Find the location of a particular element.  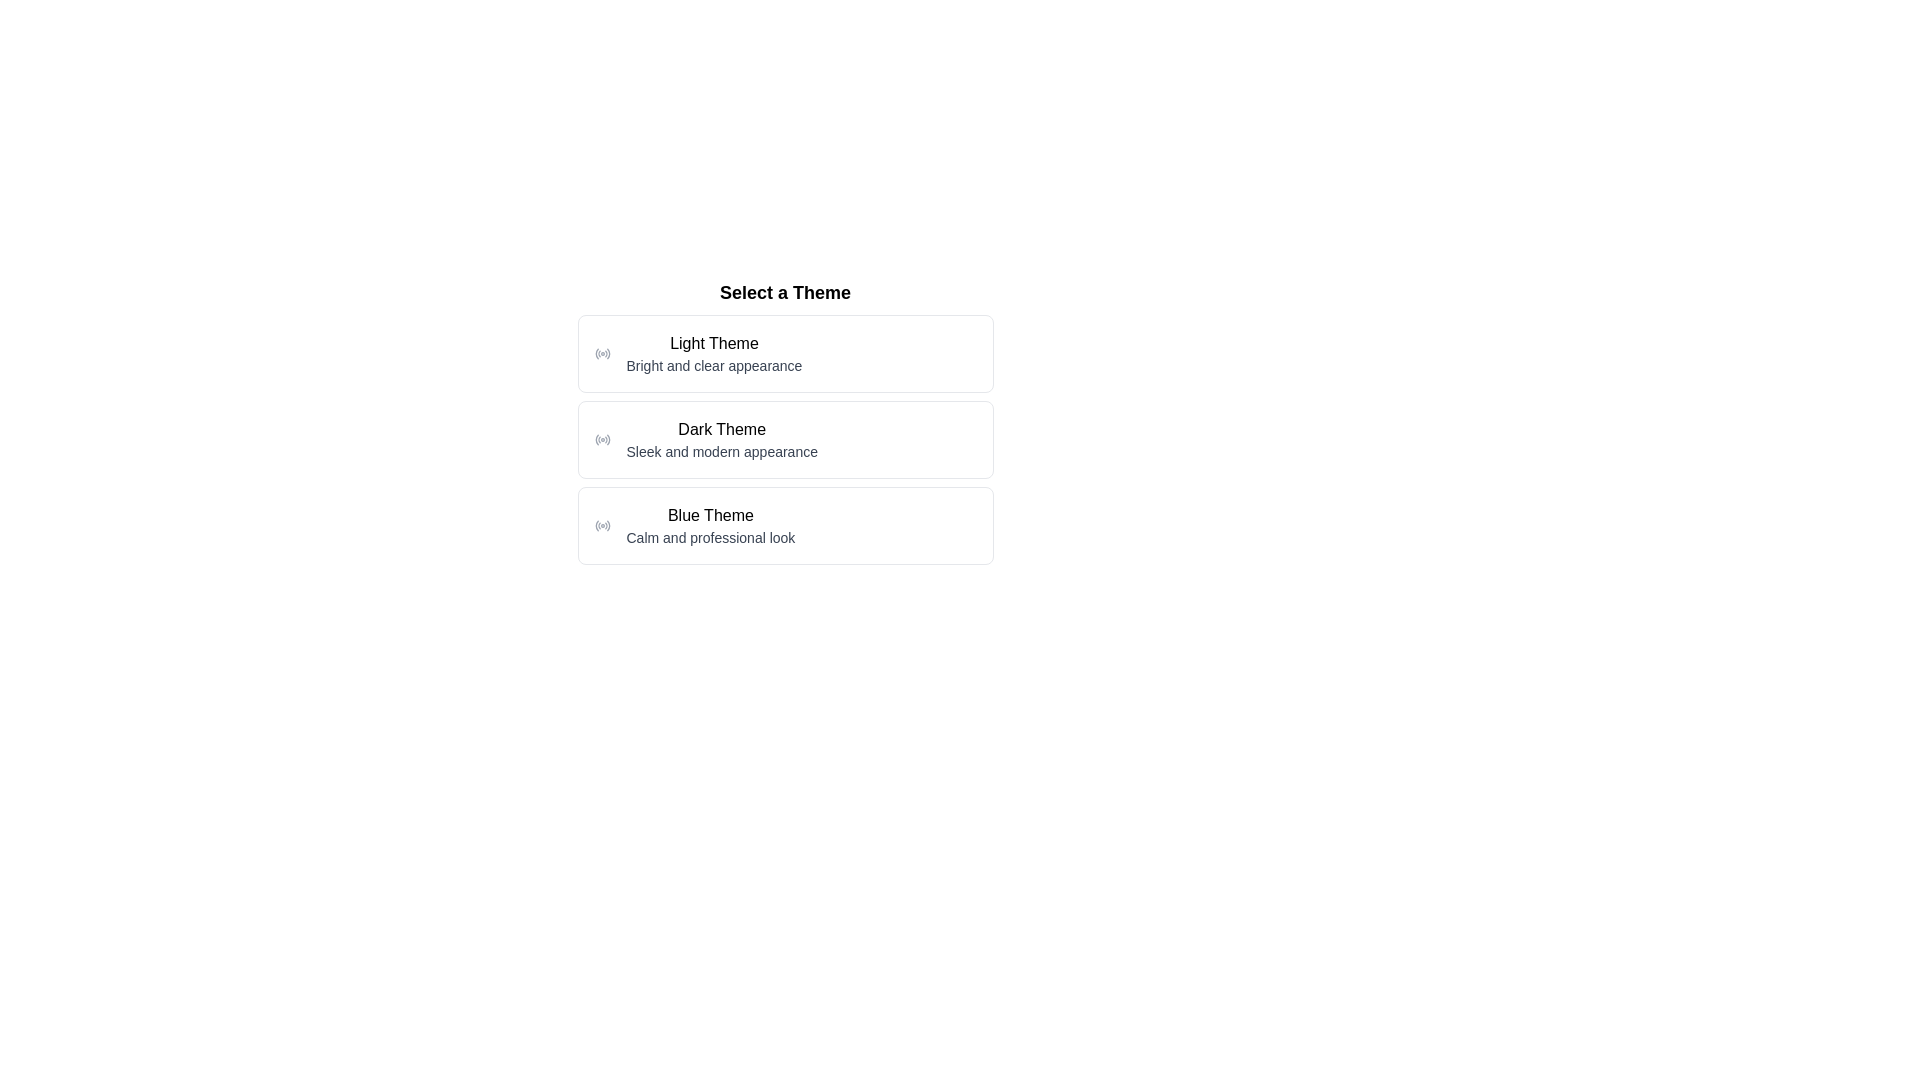

the 'Dark Theme' text label, which contains the title 'Dark Theme' in medium font and a caption 'Sleek and modern appearance' in smaller gray text, positioned as the second option in a vertical list of themes is located at coordinates (721, 438).